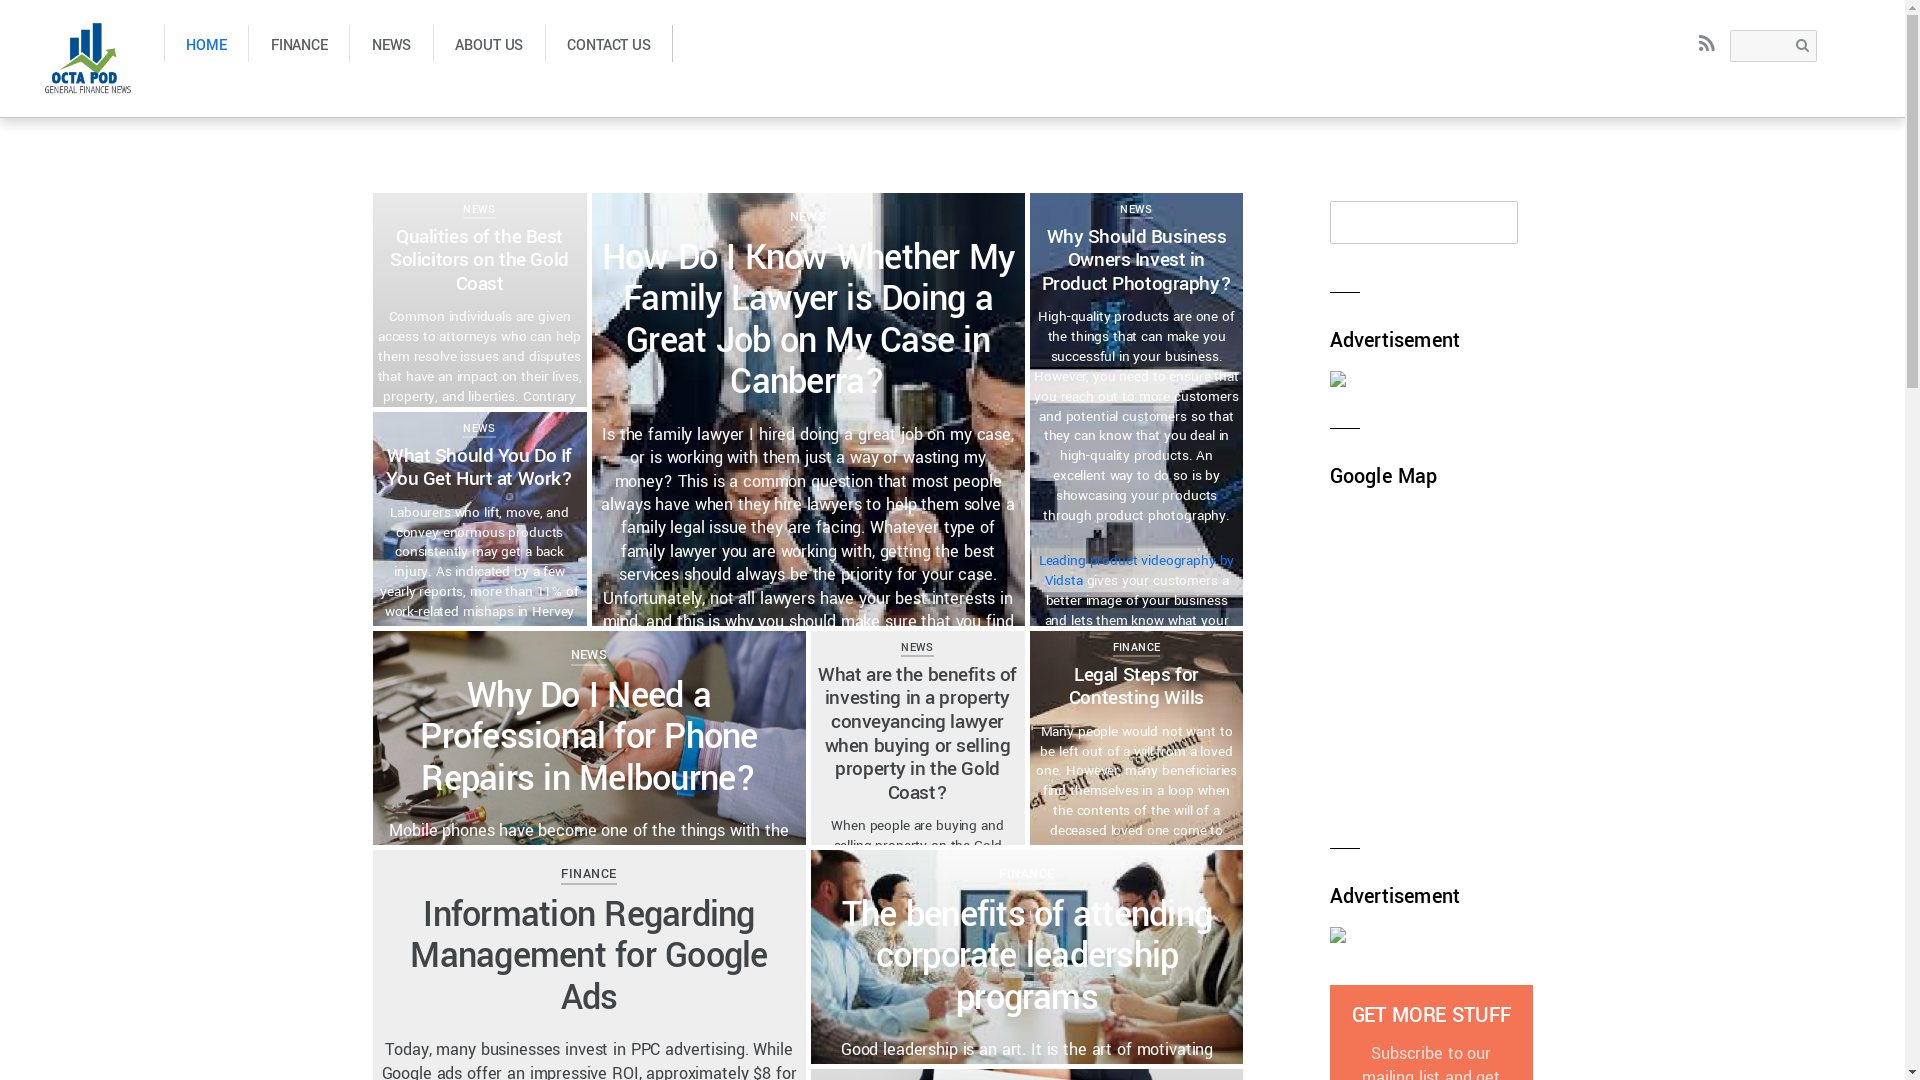 The width and height of the screenshot is (1920, 1080). What do you see at coordinates (1728, 45) in the screenshot?
I see `'Search'` at bounding box center [1728, 45].